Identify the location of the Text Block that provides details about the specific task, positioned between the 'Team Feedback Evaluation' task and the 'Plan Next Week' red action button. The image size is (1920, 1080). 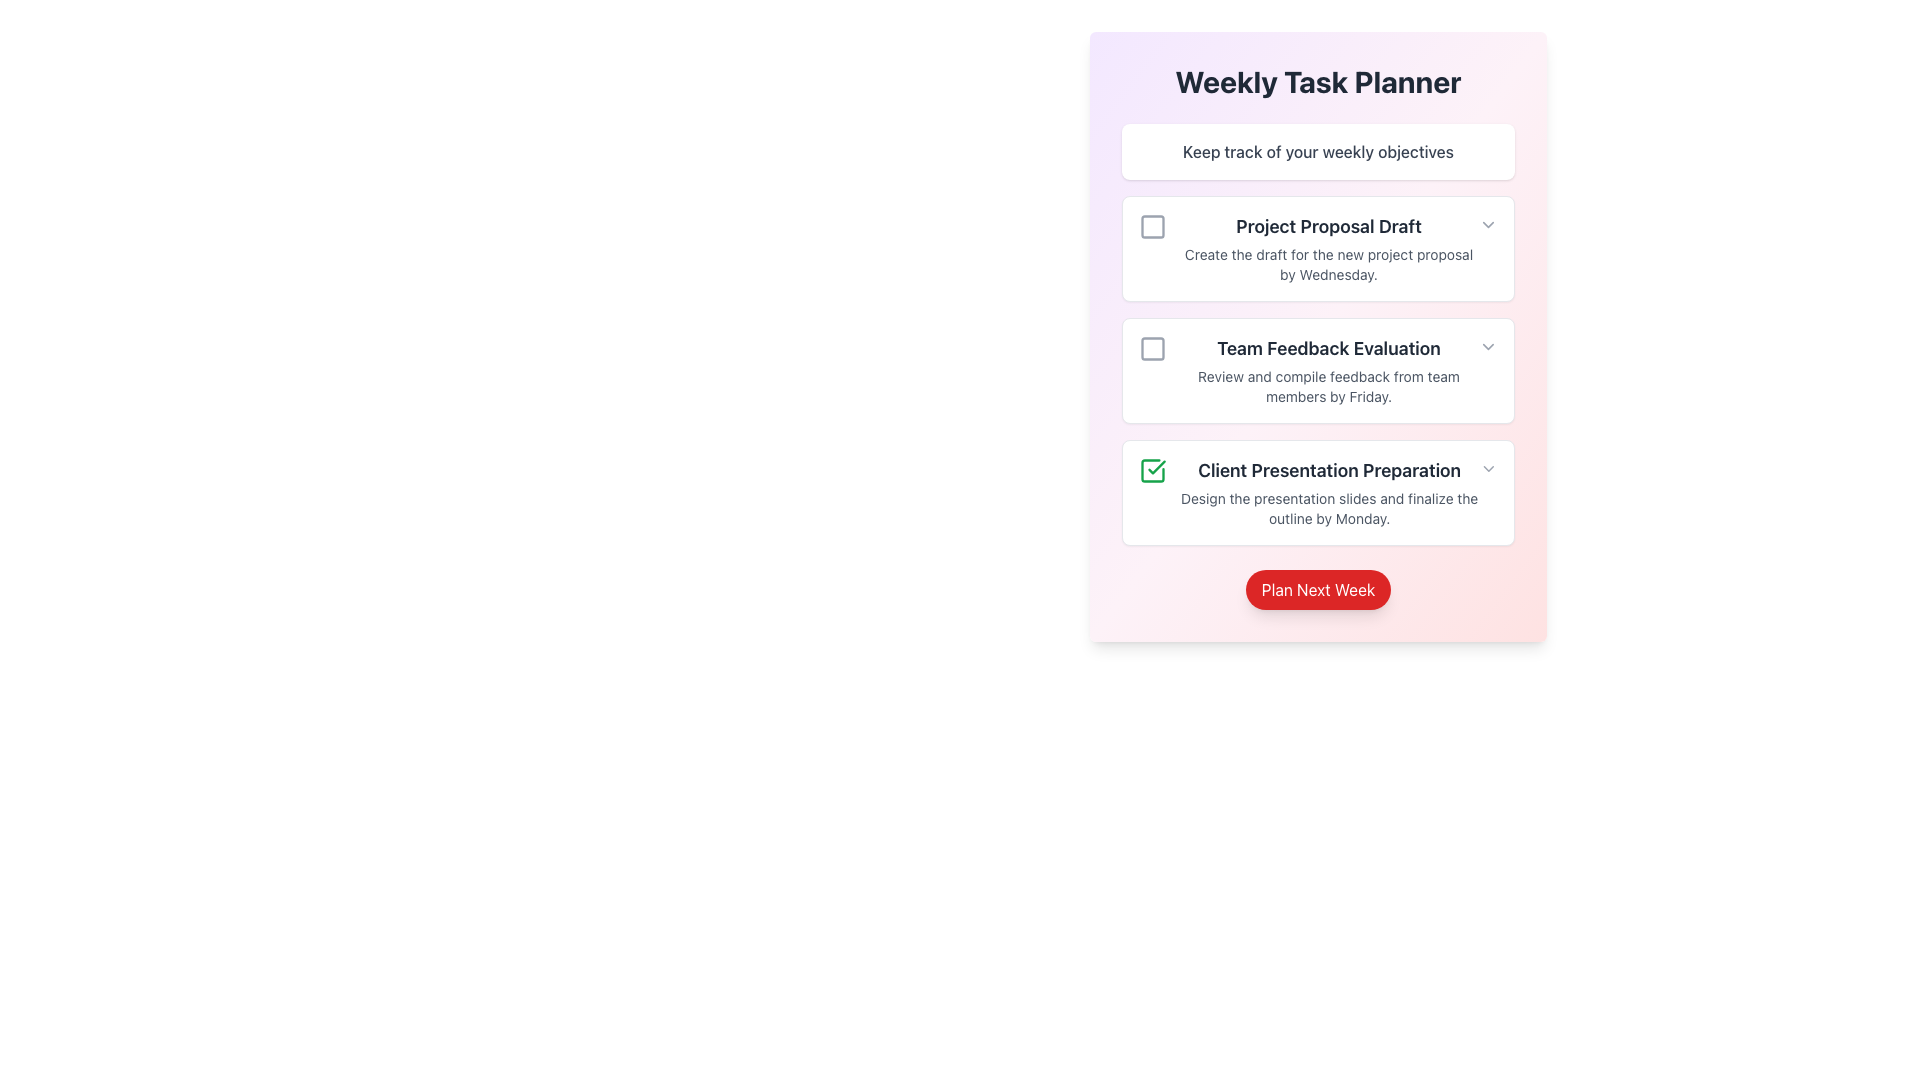
(1329, 493).